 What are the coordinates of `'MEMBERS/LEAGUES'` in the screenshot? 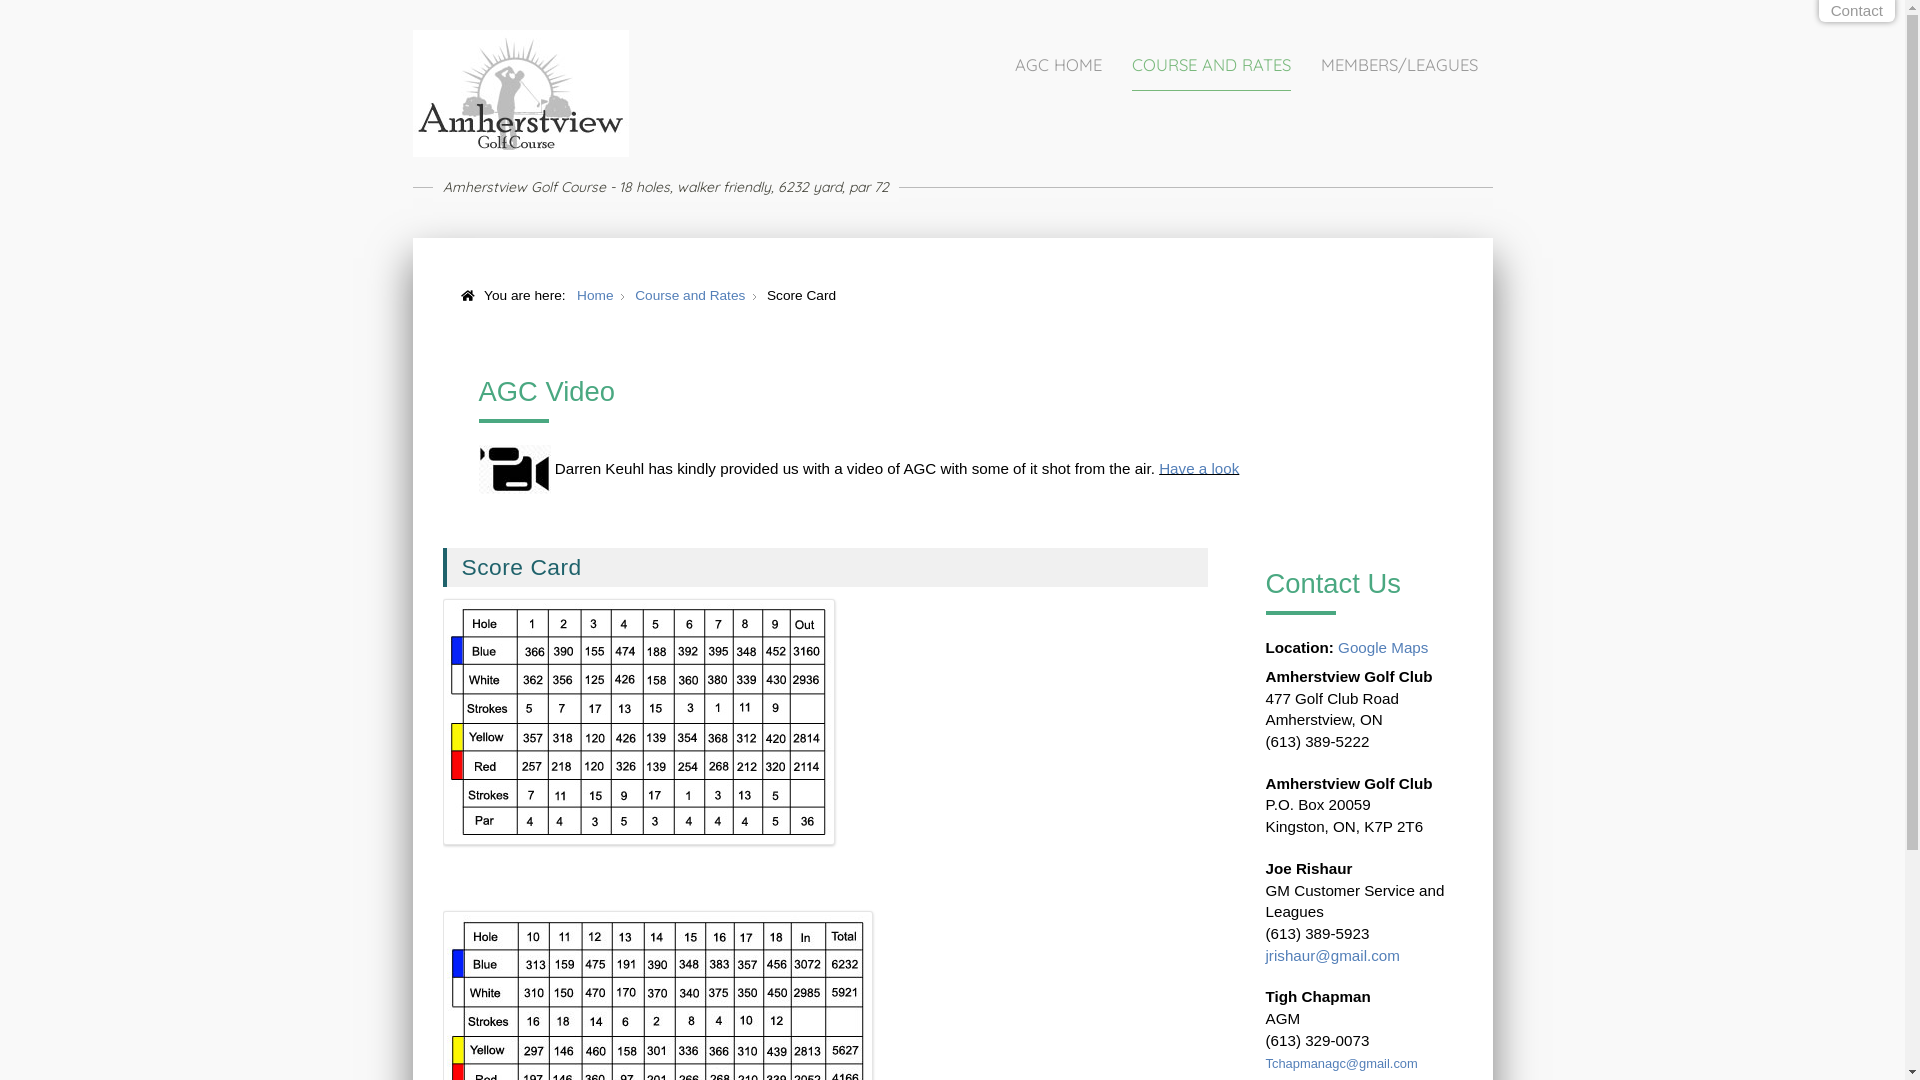 It's located at (1397, 64).